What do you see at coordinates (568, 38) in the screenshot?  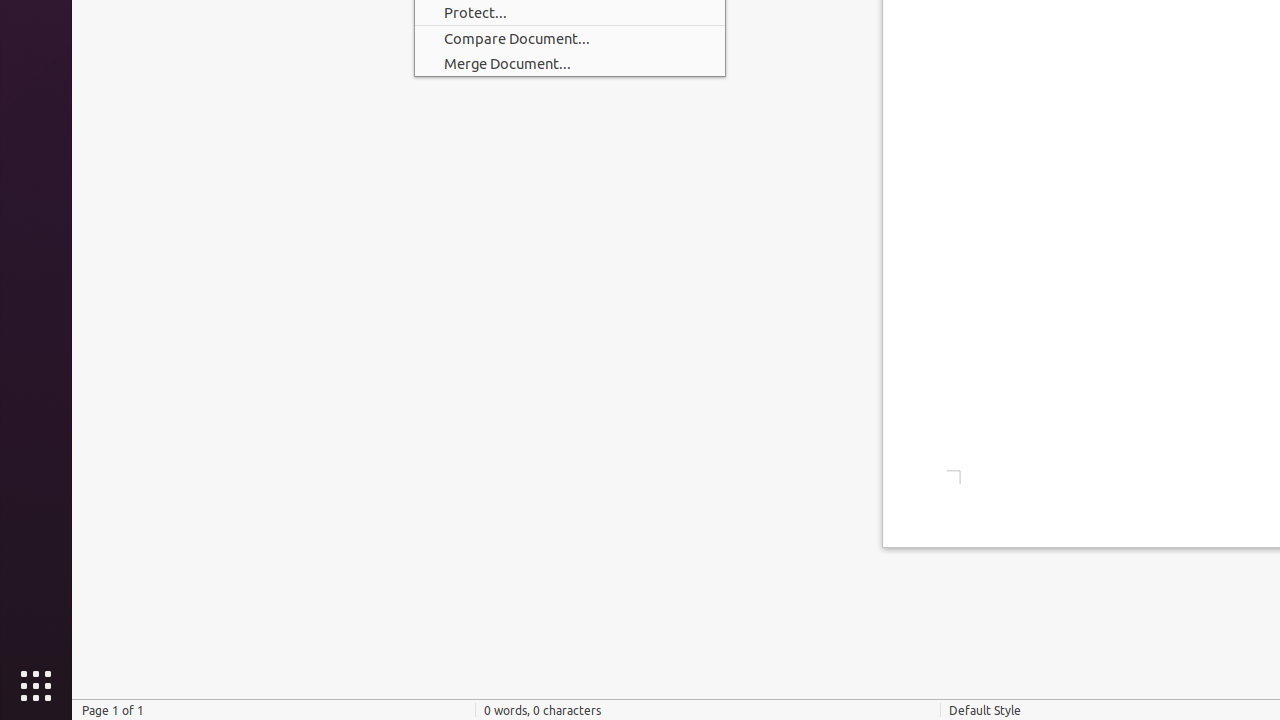 I see `'Compare Document...'` at bounding box center [568, 38].